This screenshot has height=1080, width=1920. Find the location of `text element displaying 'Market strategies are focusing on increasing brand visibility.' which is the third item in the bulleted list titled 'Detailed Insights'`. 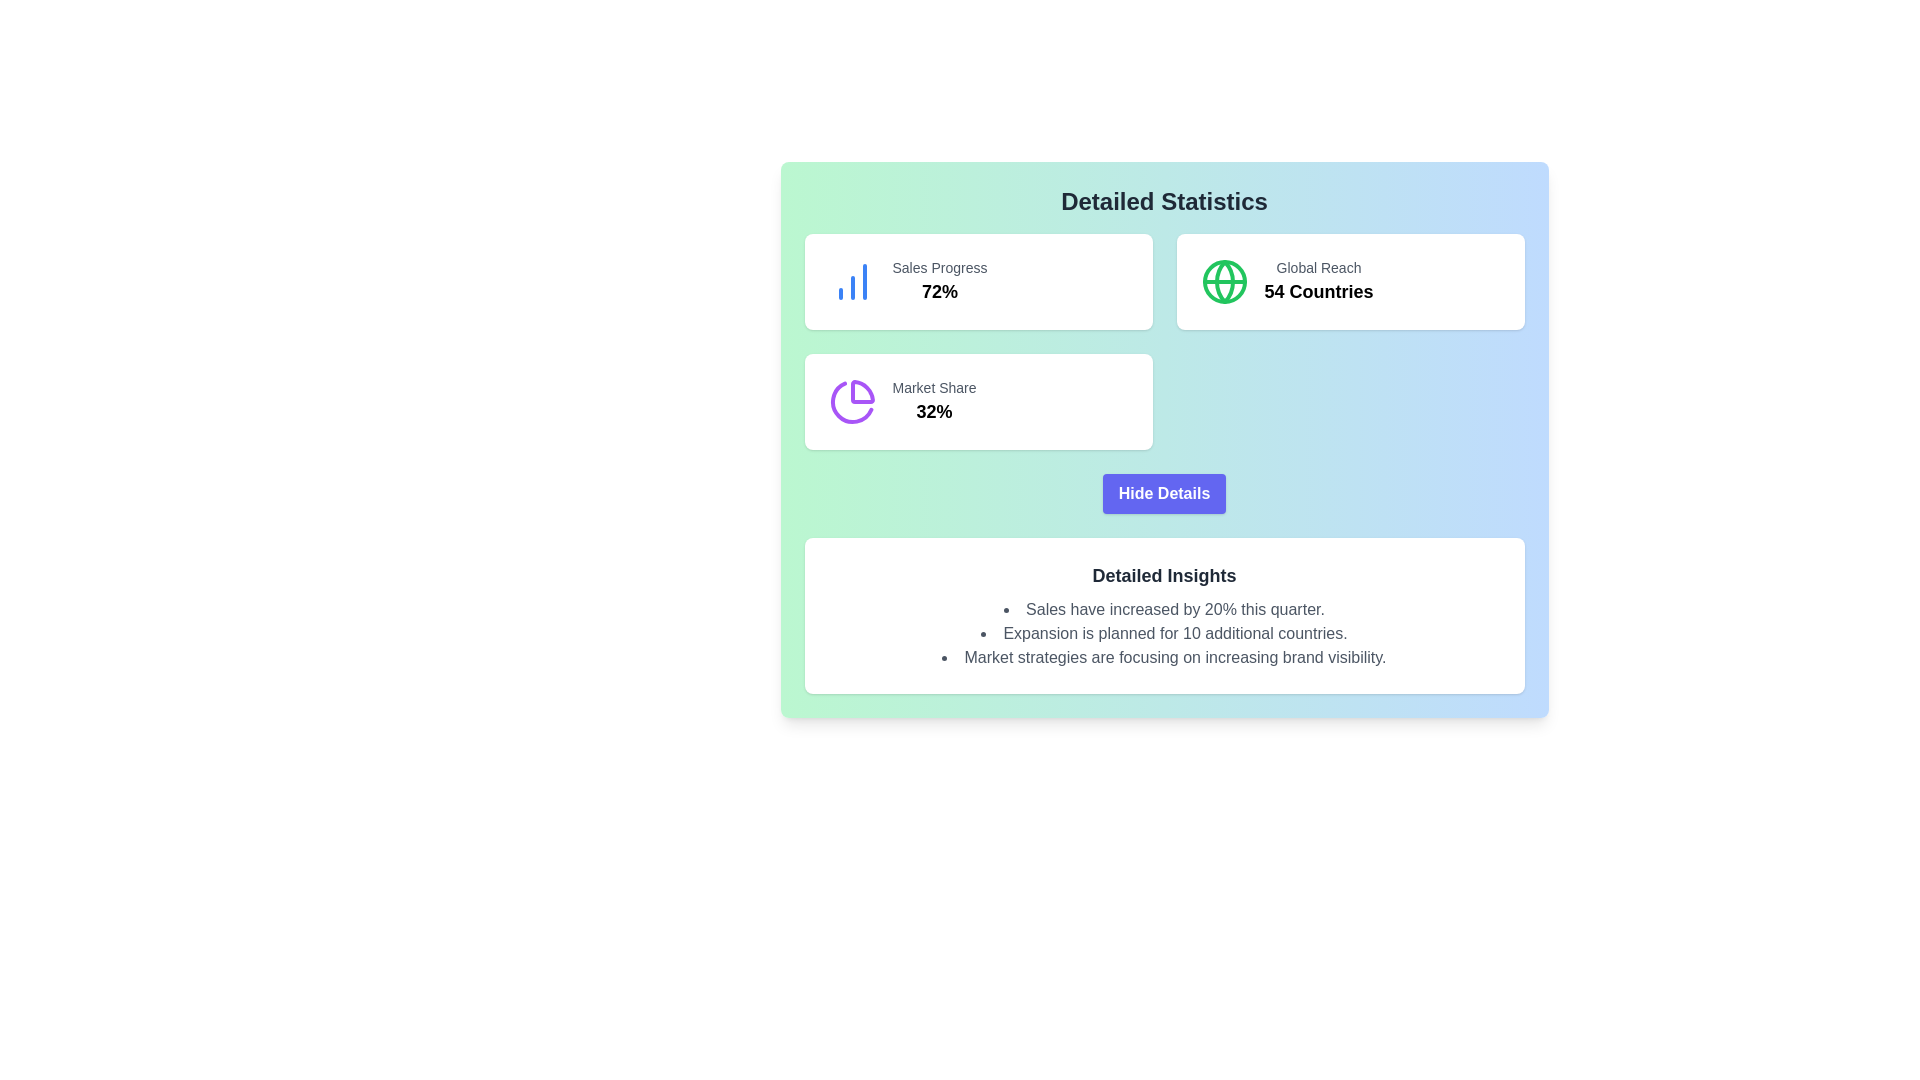

text element displaying 'Market strategies are focusing on increasing brand visibility.' which is the third item in the bulleted list titled 'Detailed Insights' is located at coordinates (1164, 658).